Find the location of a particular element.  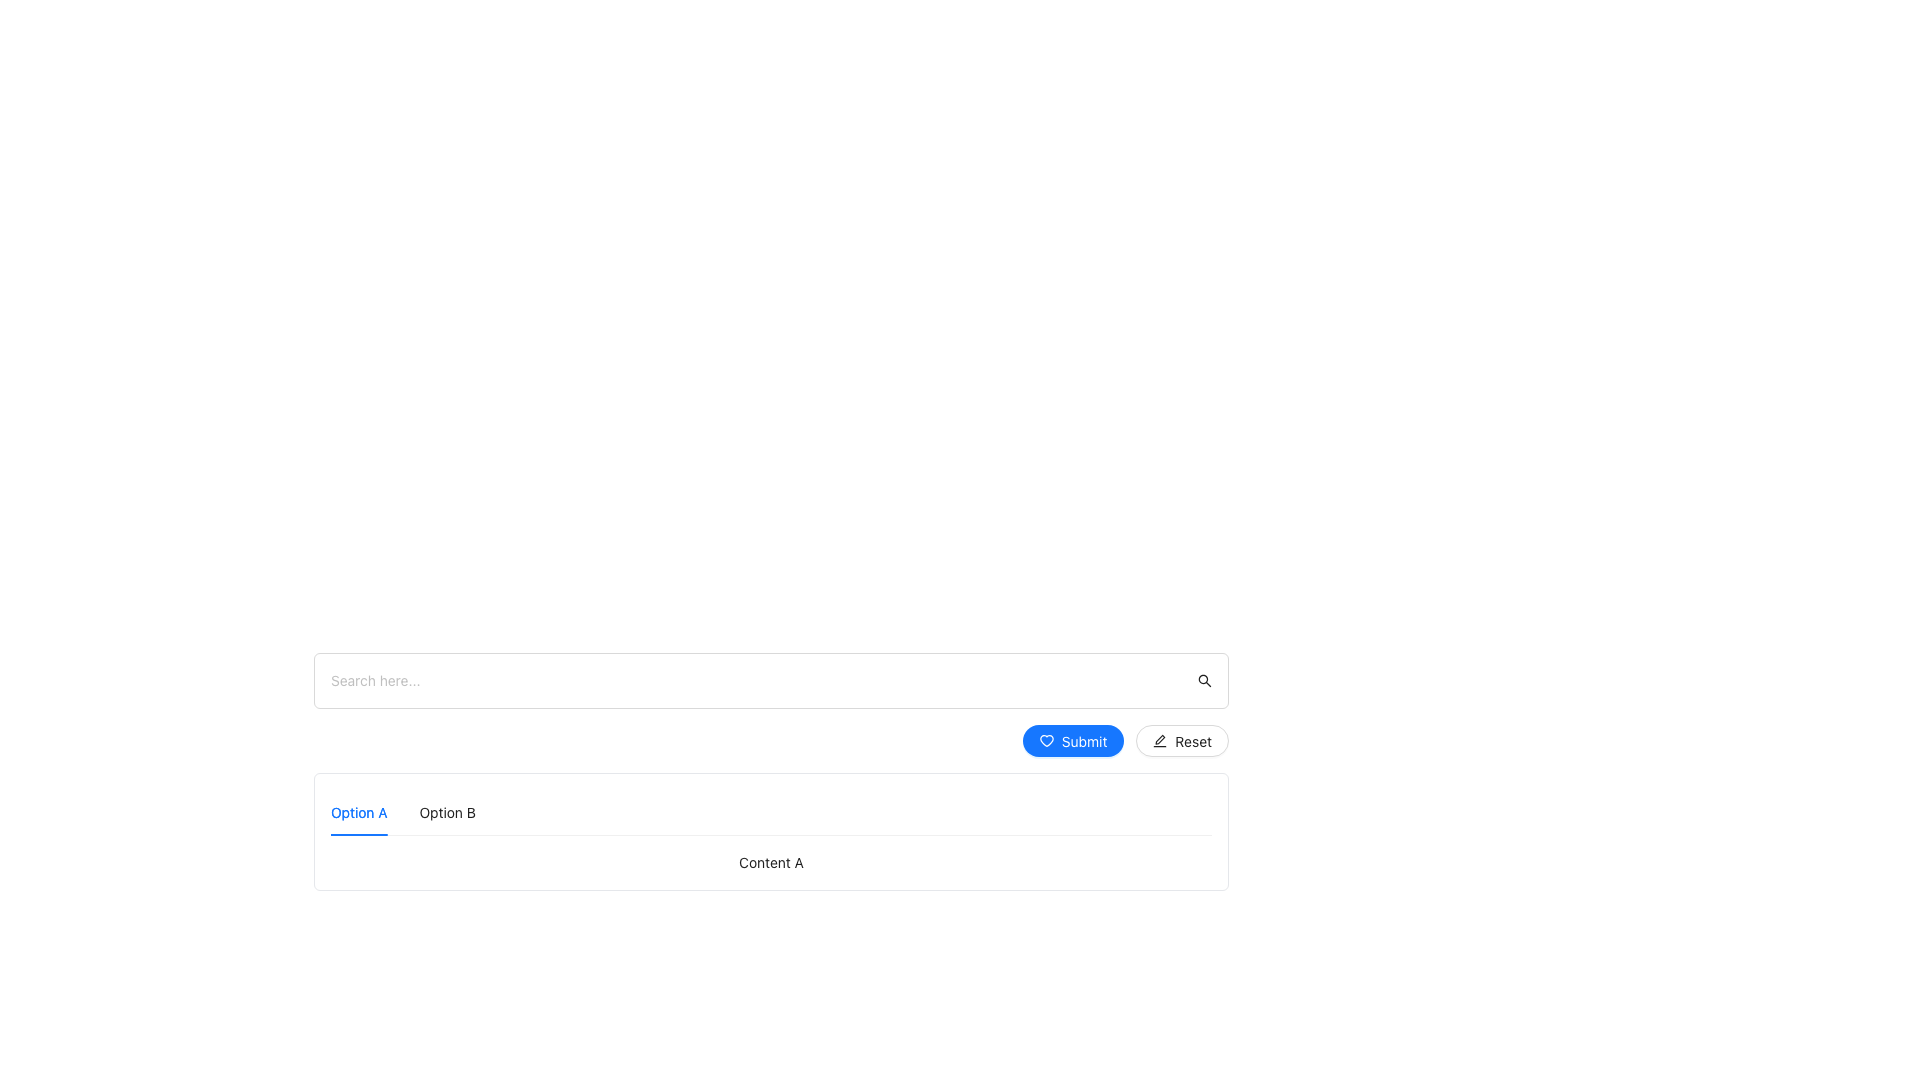

the 'Option A' tab is located at coordinates (359, 813).